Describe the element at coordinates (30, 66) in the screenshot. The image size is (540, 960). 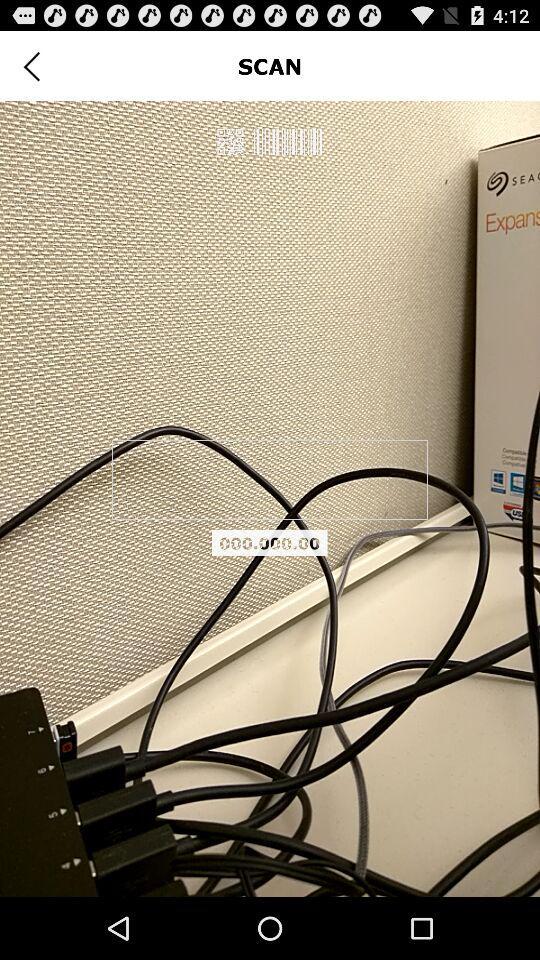
I see `the icon at the top left corner` at that location.